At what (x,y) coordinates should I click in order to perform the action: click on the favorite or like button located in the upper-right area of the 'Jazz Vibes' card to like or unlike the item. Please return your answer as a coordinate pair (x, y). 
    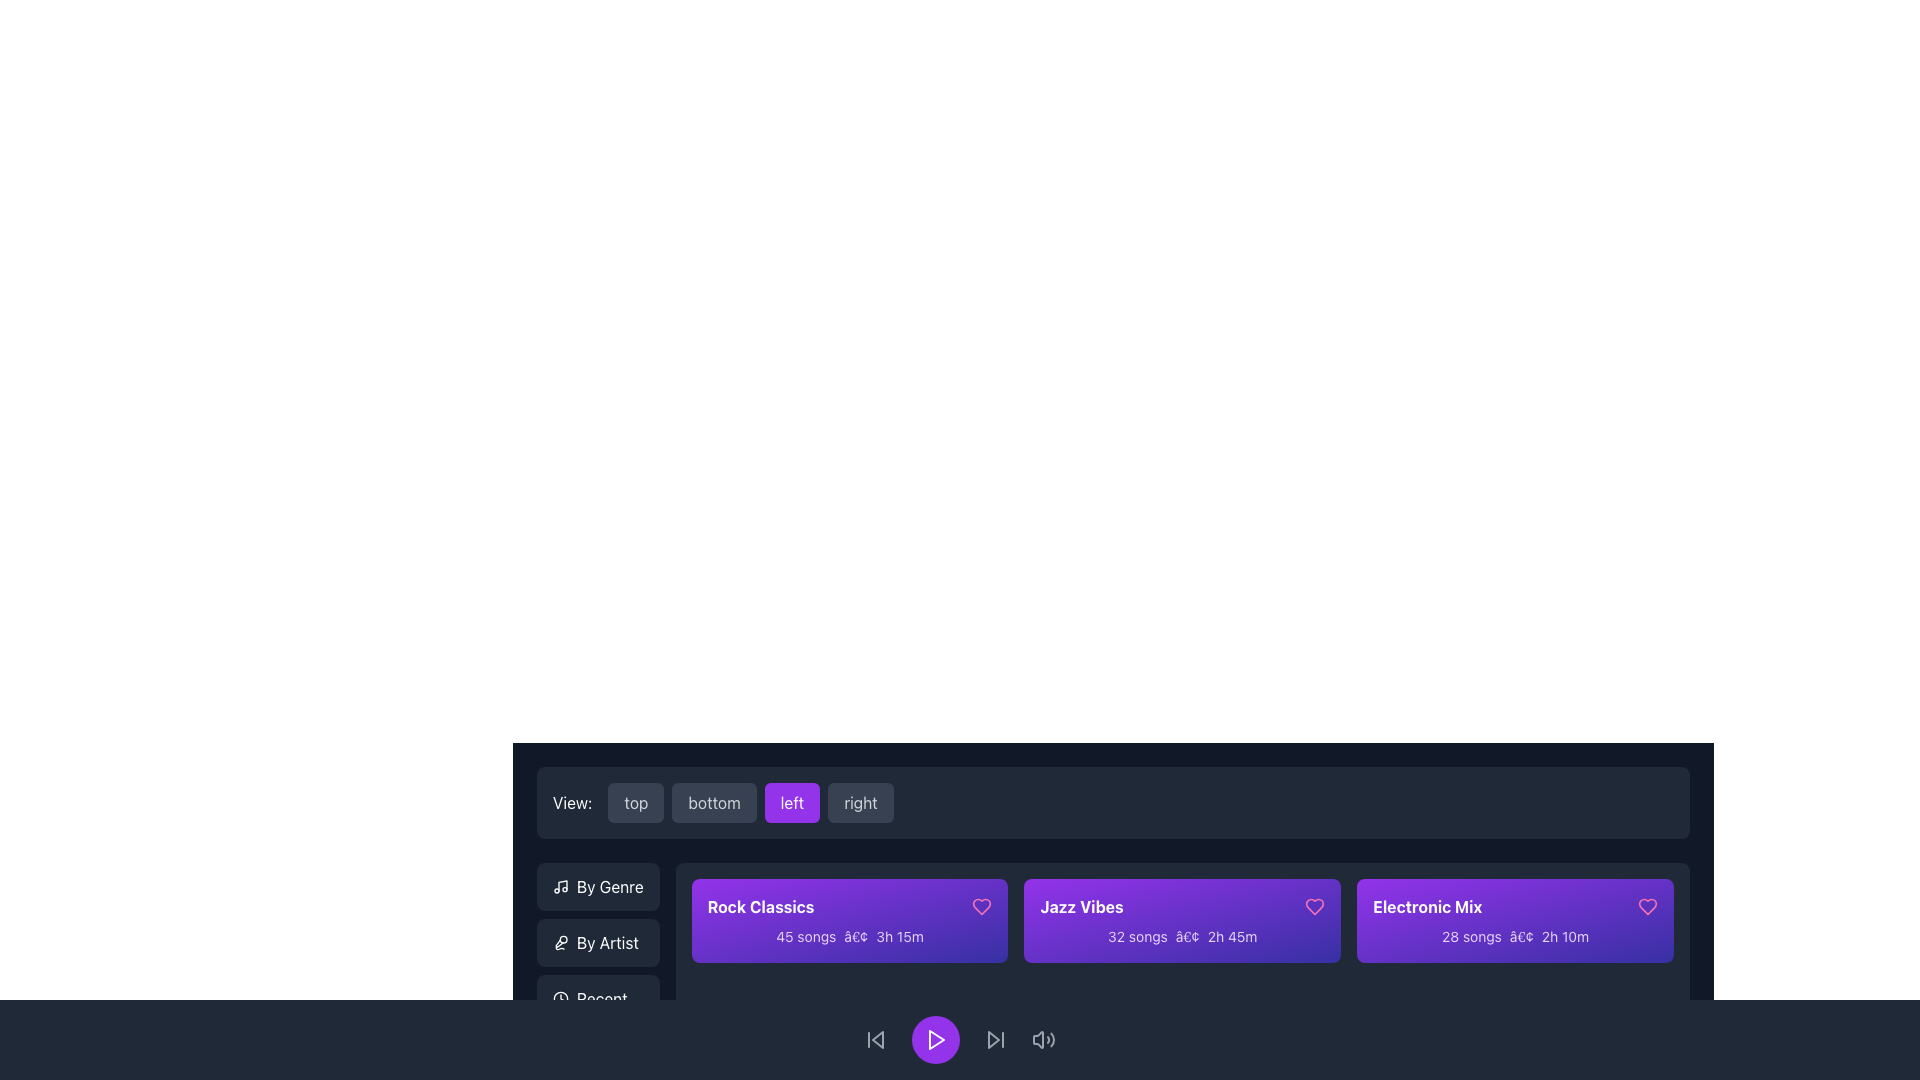
    Looking at the image, I should click on (1315, 906).